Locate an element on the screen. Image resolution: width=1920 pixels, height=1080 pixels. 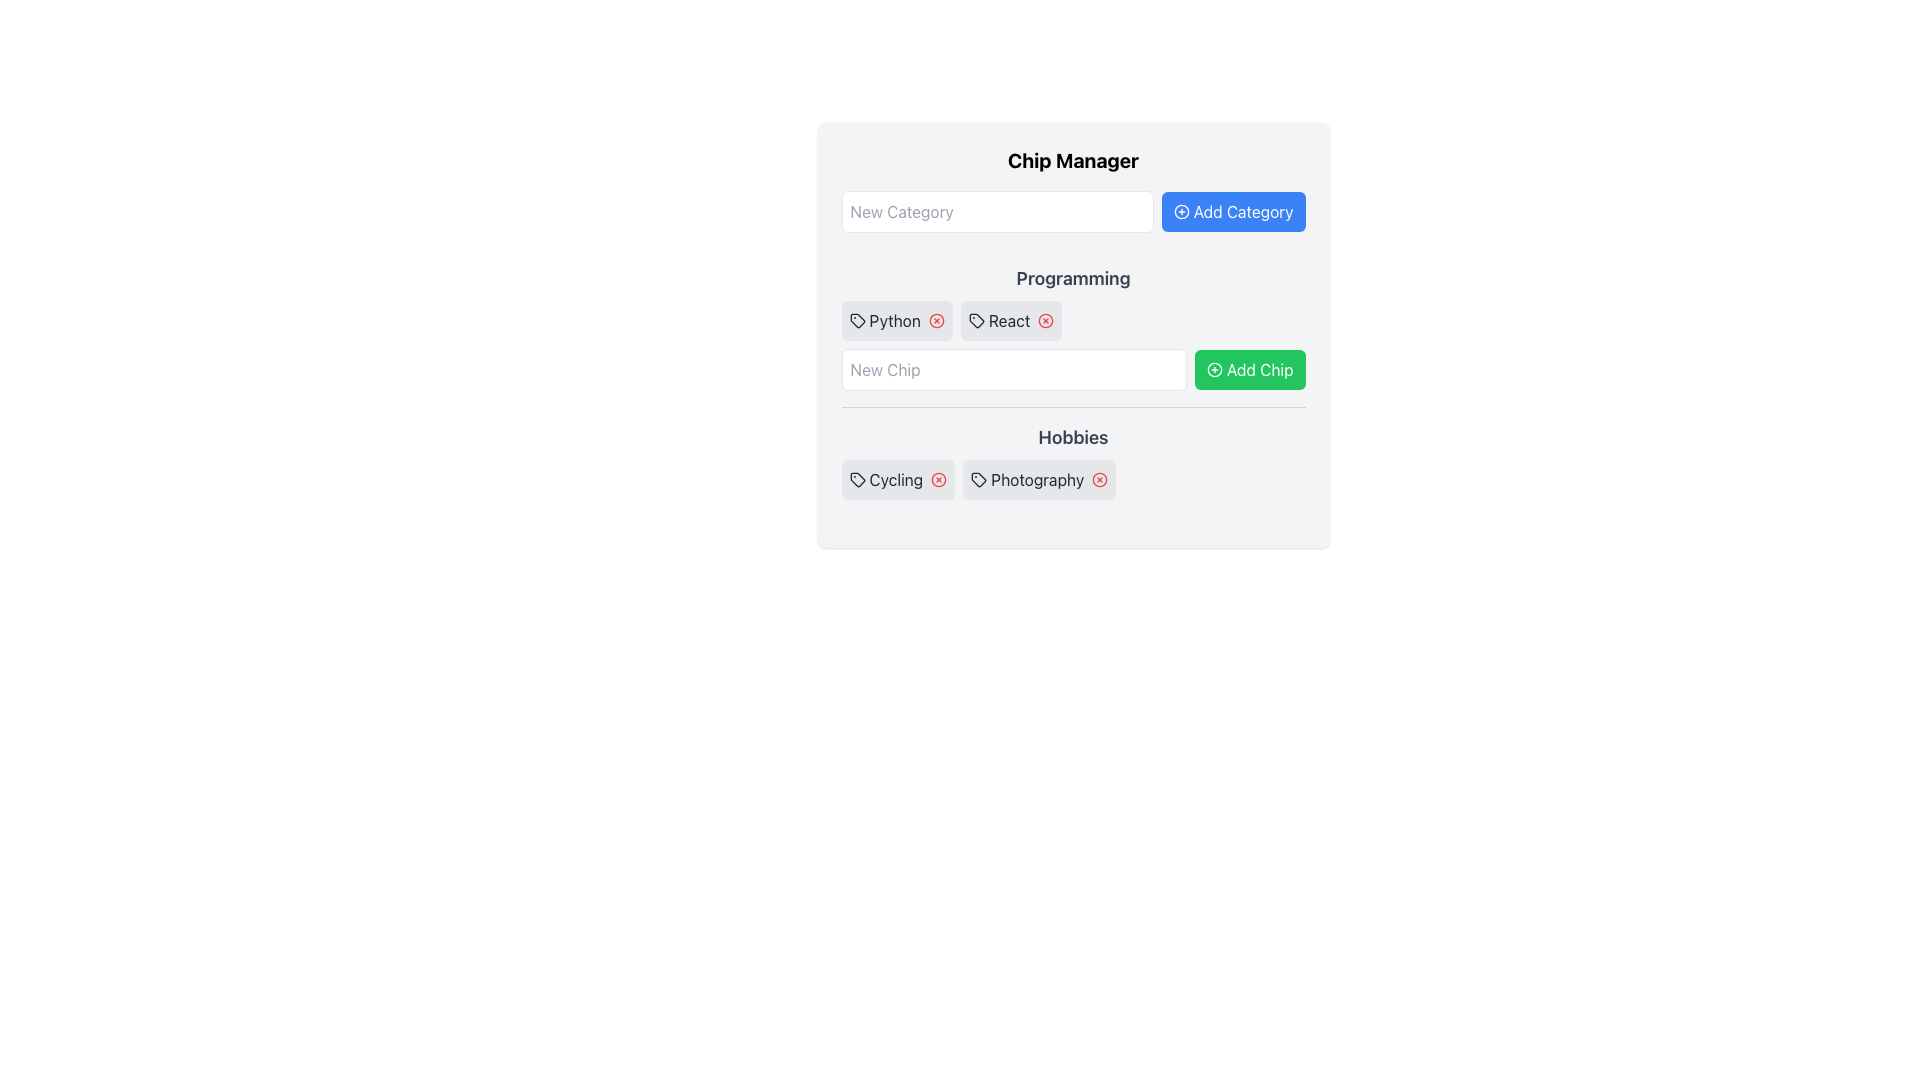
the second chip in the 'Hobbies' section, which has a gray background and the text 'Photography' is located at coordinates (1039, 479).